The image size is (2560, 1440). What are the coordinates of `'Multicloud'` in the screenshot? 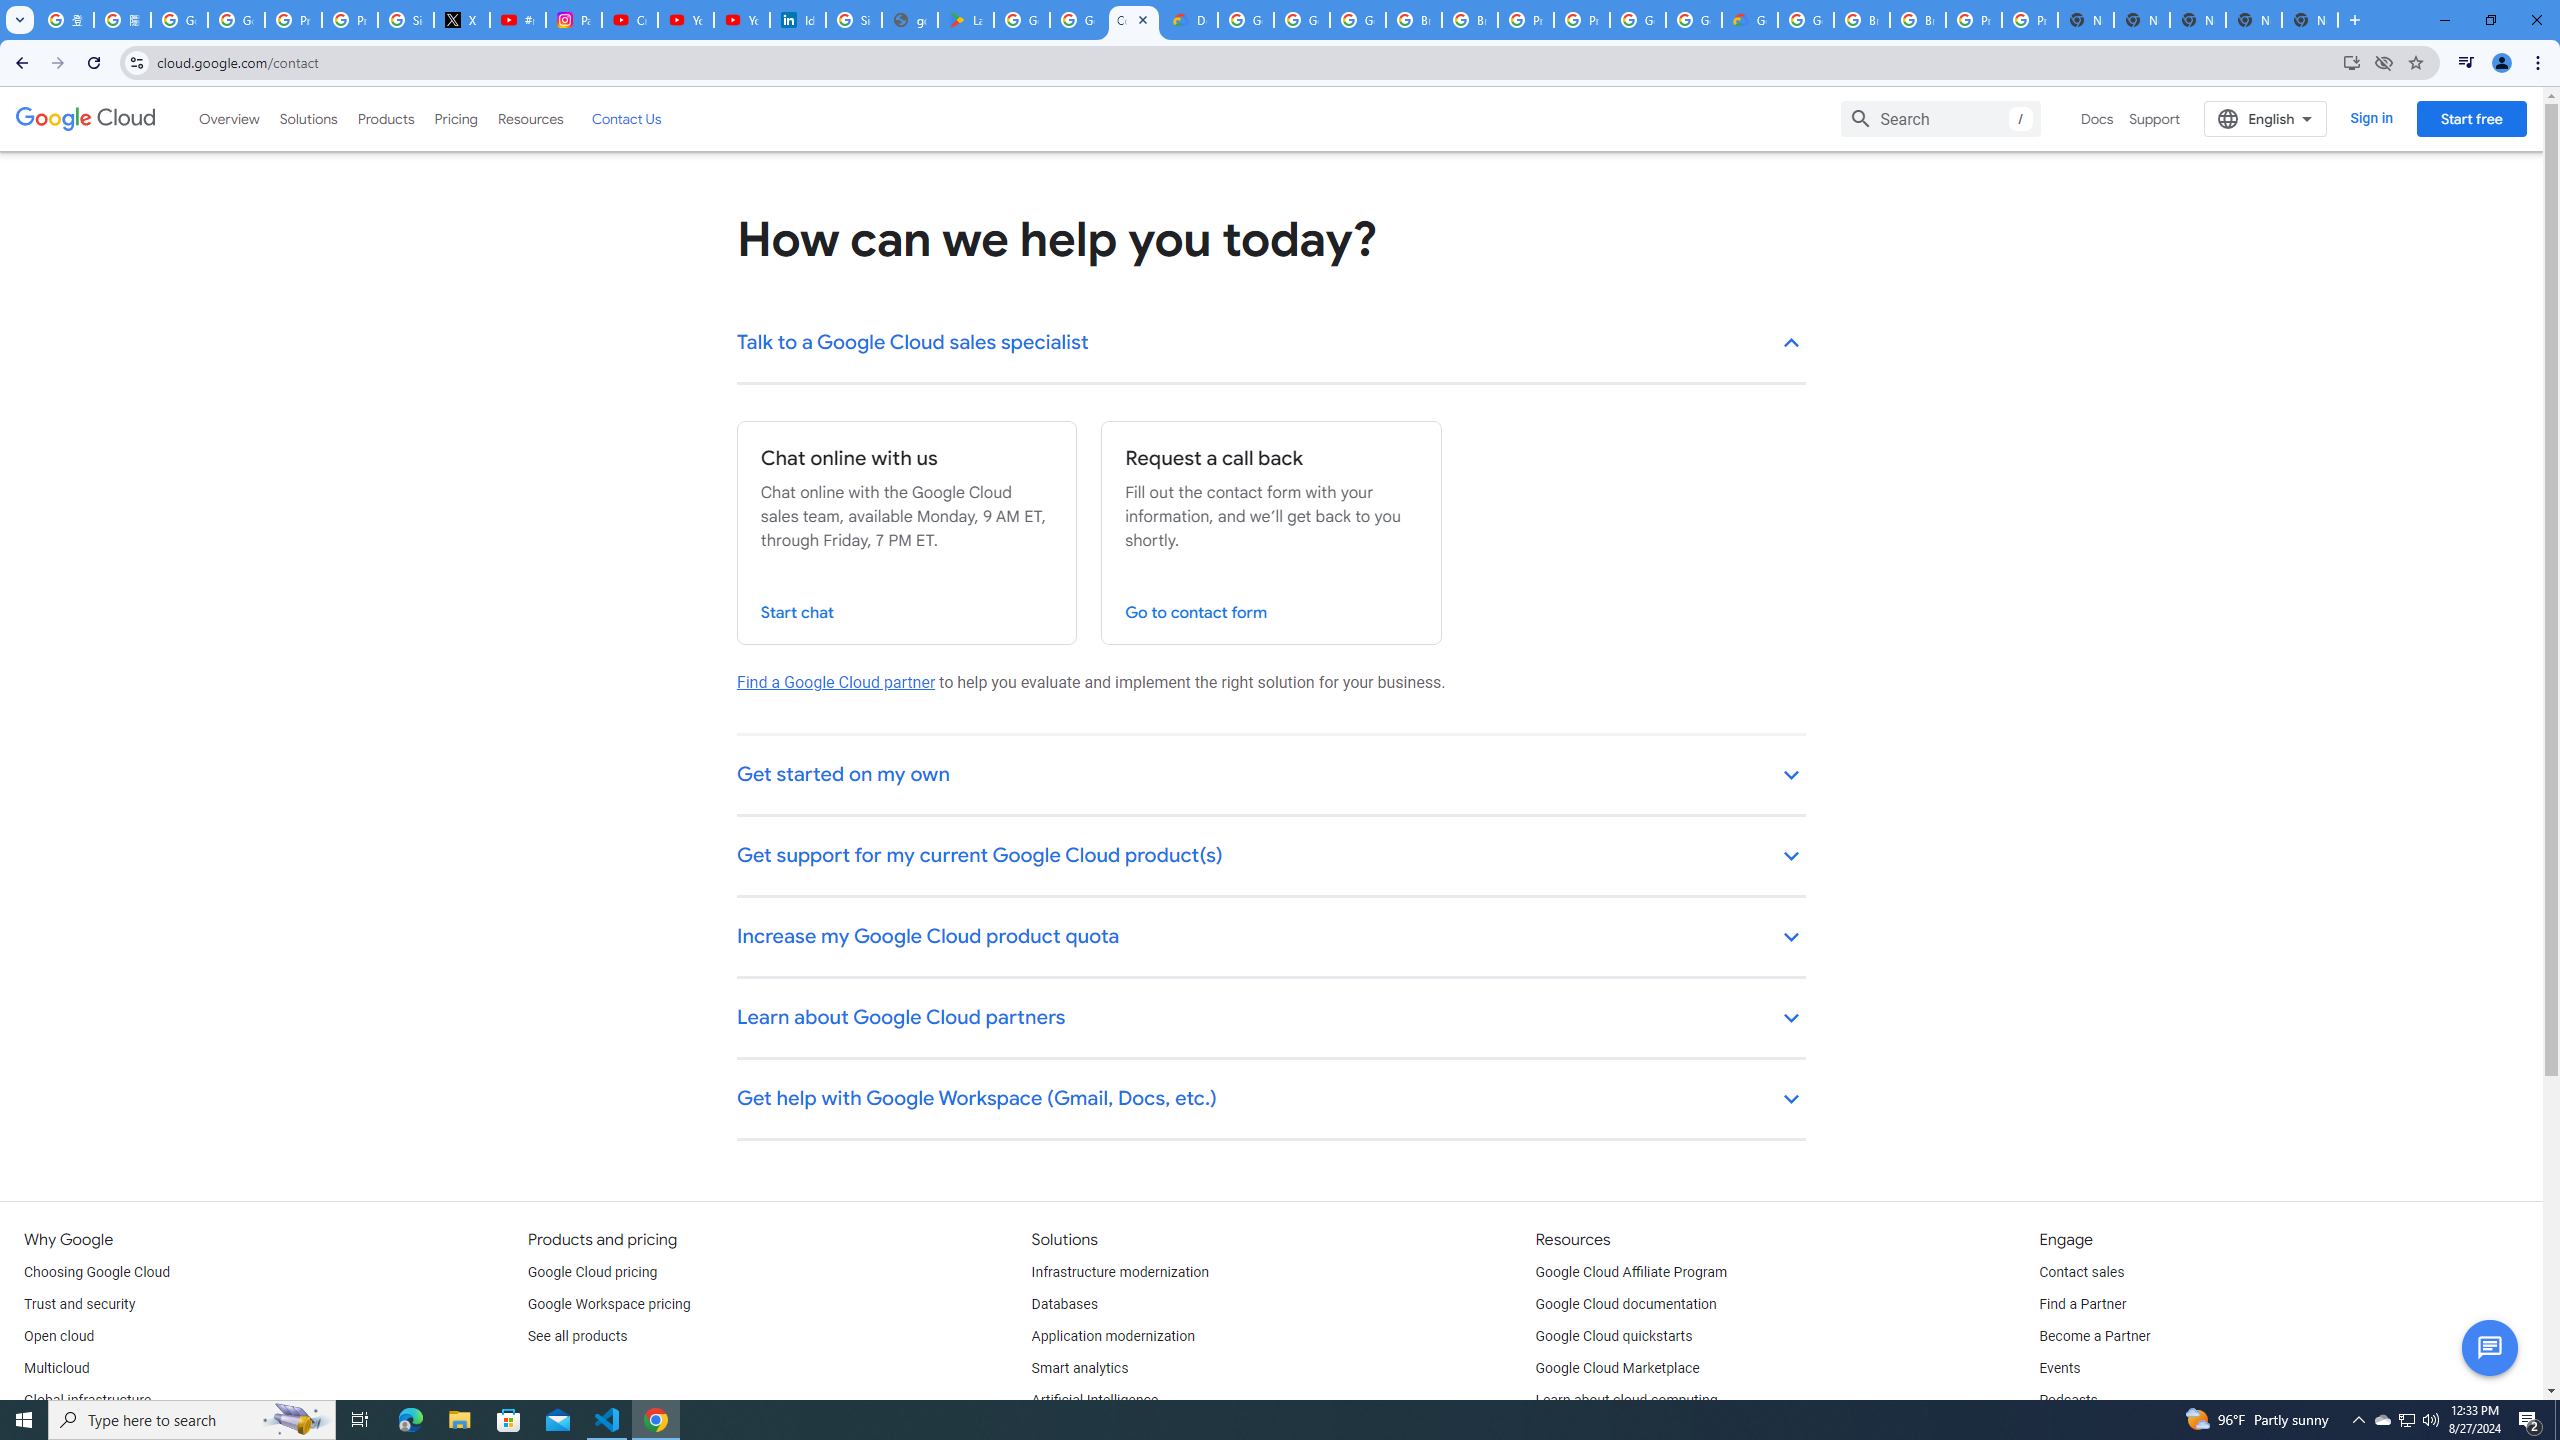 It's located at (56, 1368).